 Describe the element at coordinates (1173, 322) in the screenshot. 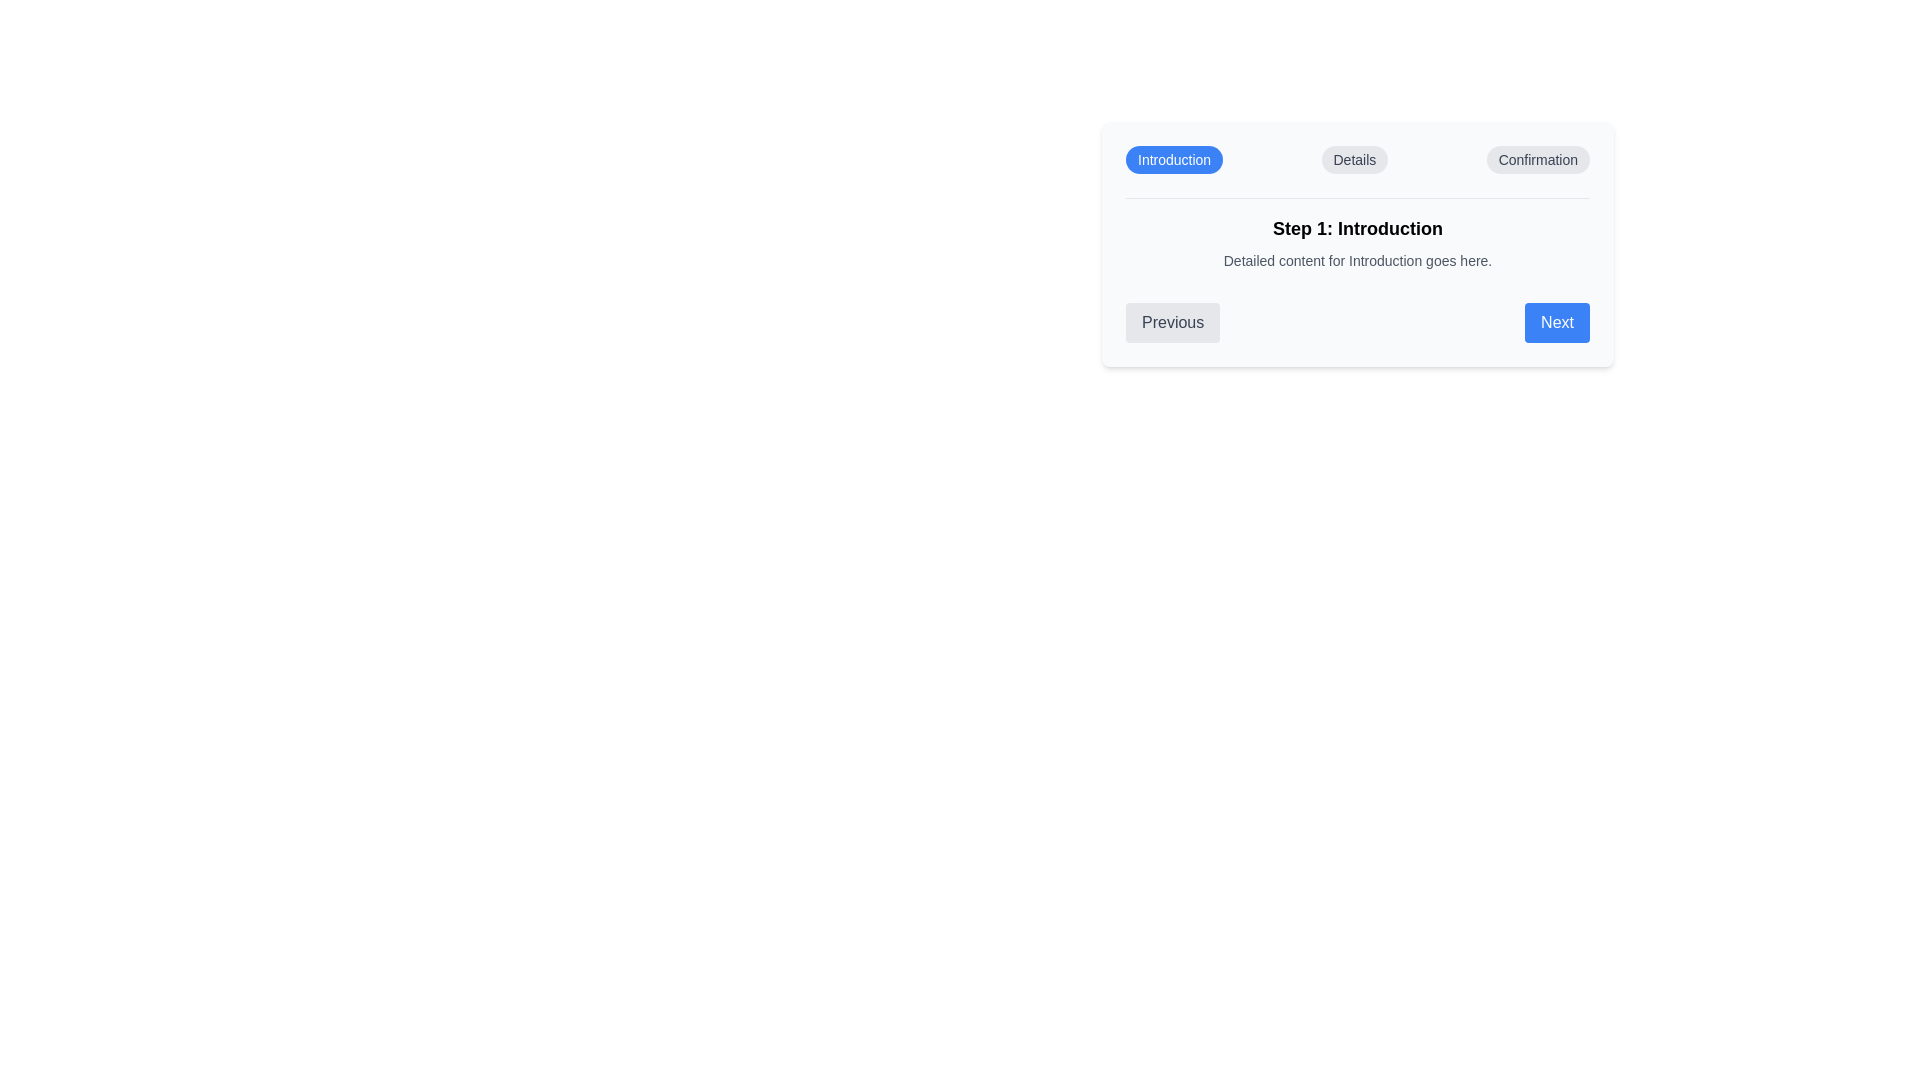

I see `the Previous button to navigate through the steps` at that location.